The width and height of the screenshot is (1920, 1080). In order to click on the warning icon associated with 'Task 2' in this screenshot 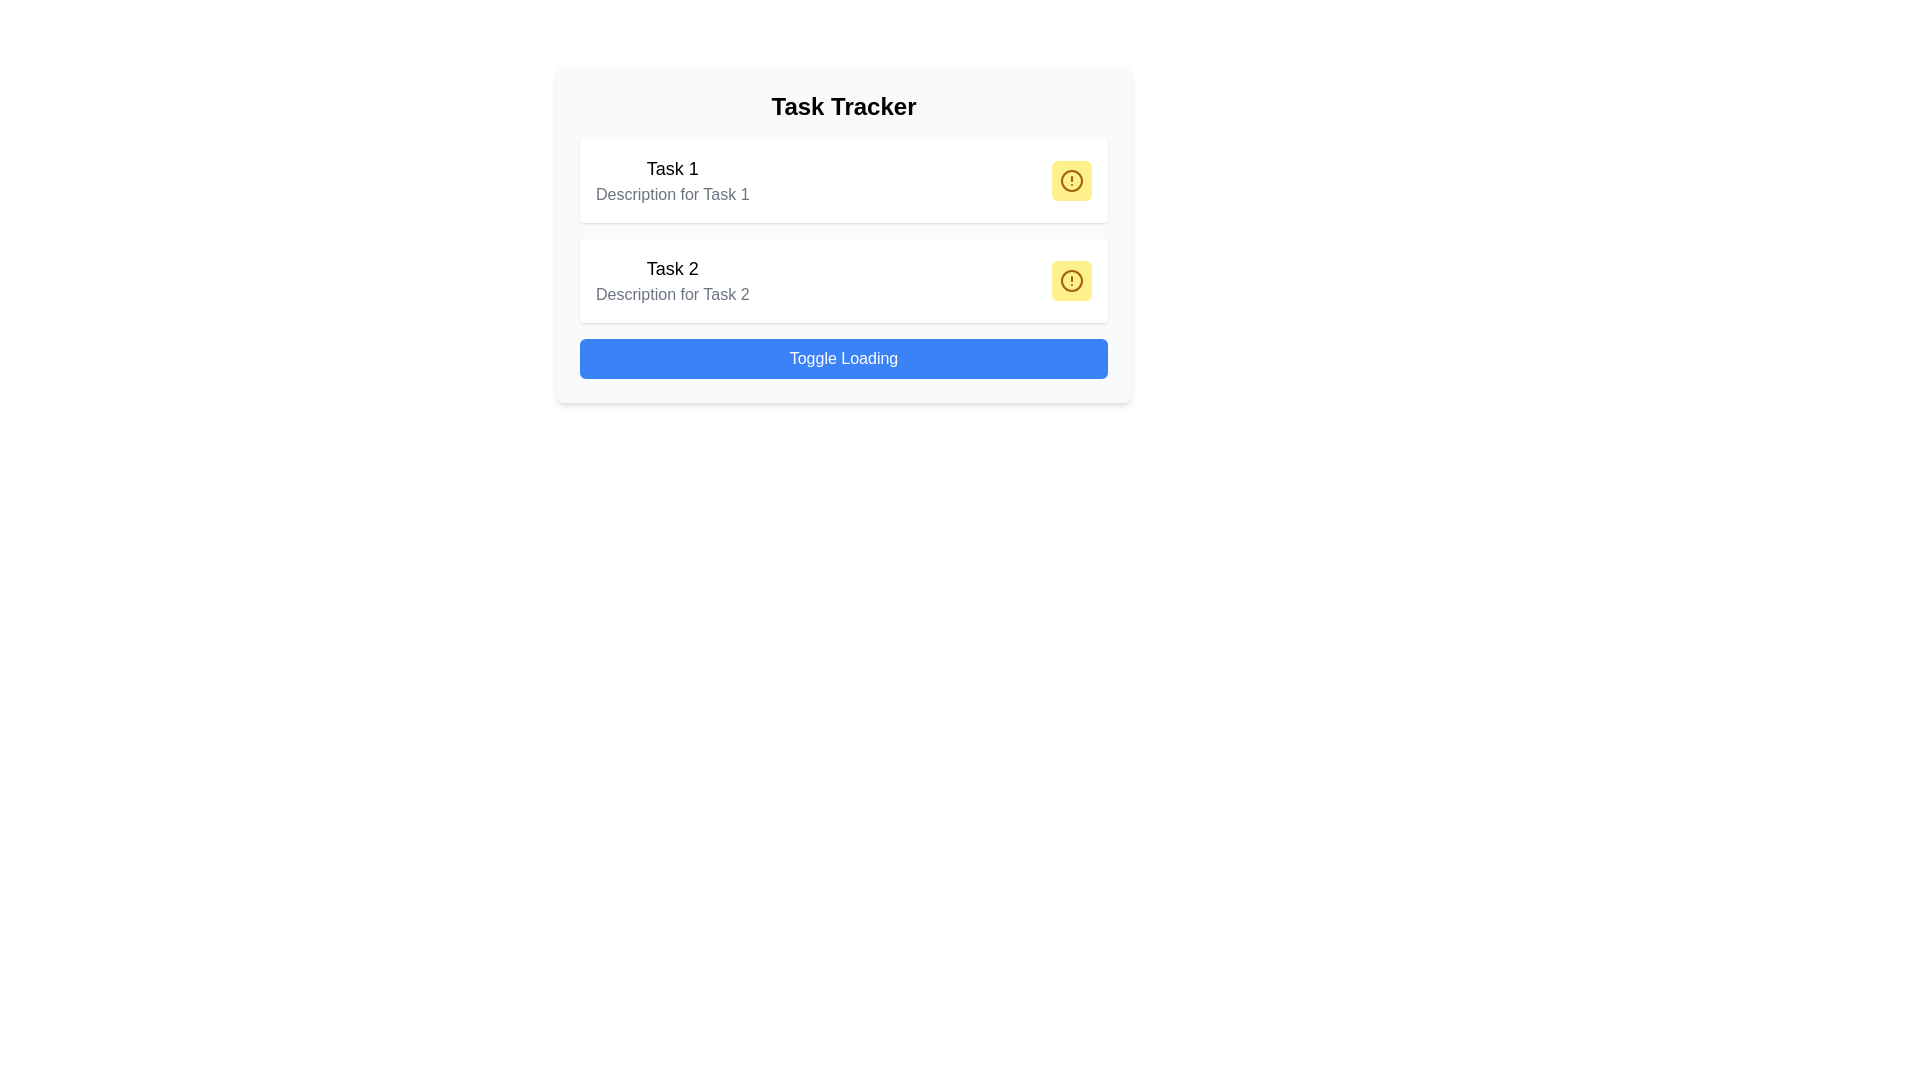, I will do `click(1070, 281)`.